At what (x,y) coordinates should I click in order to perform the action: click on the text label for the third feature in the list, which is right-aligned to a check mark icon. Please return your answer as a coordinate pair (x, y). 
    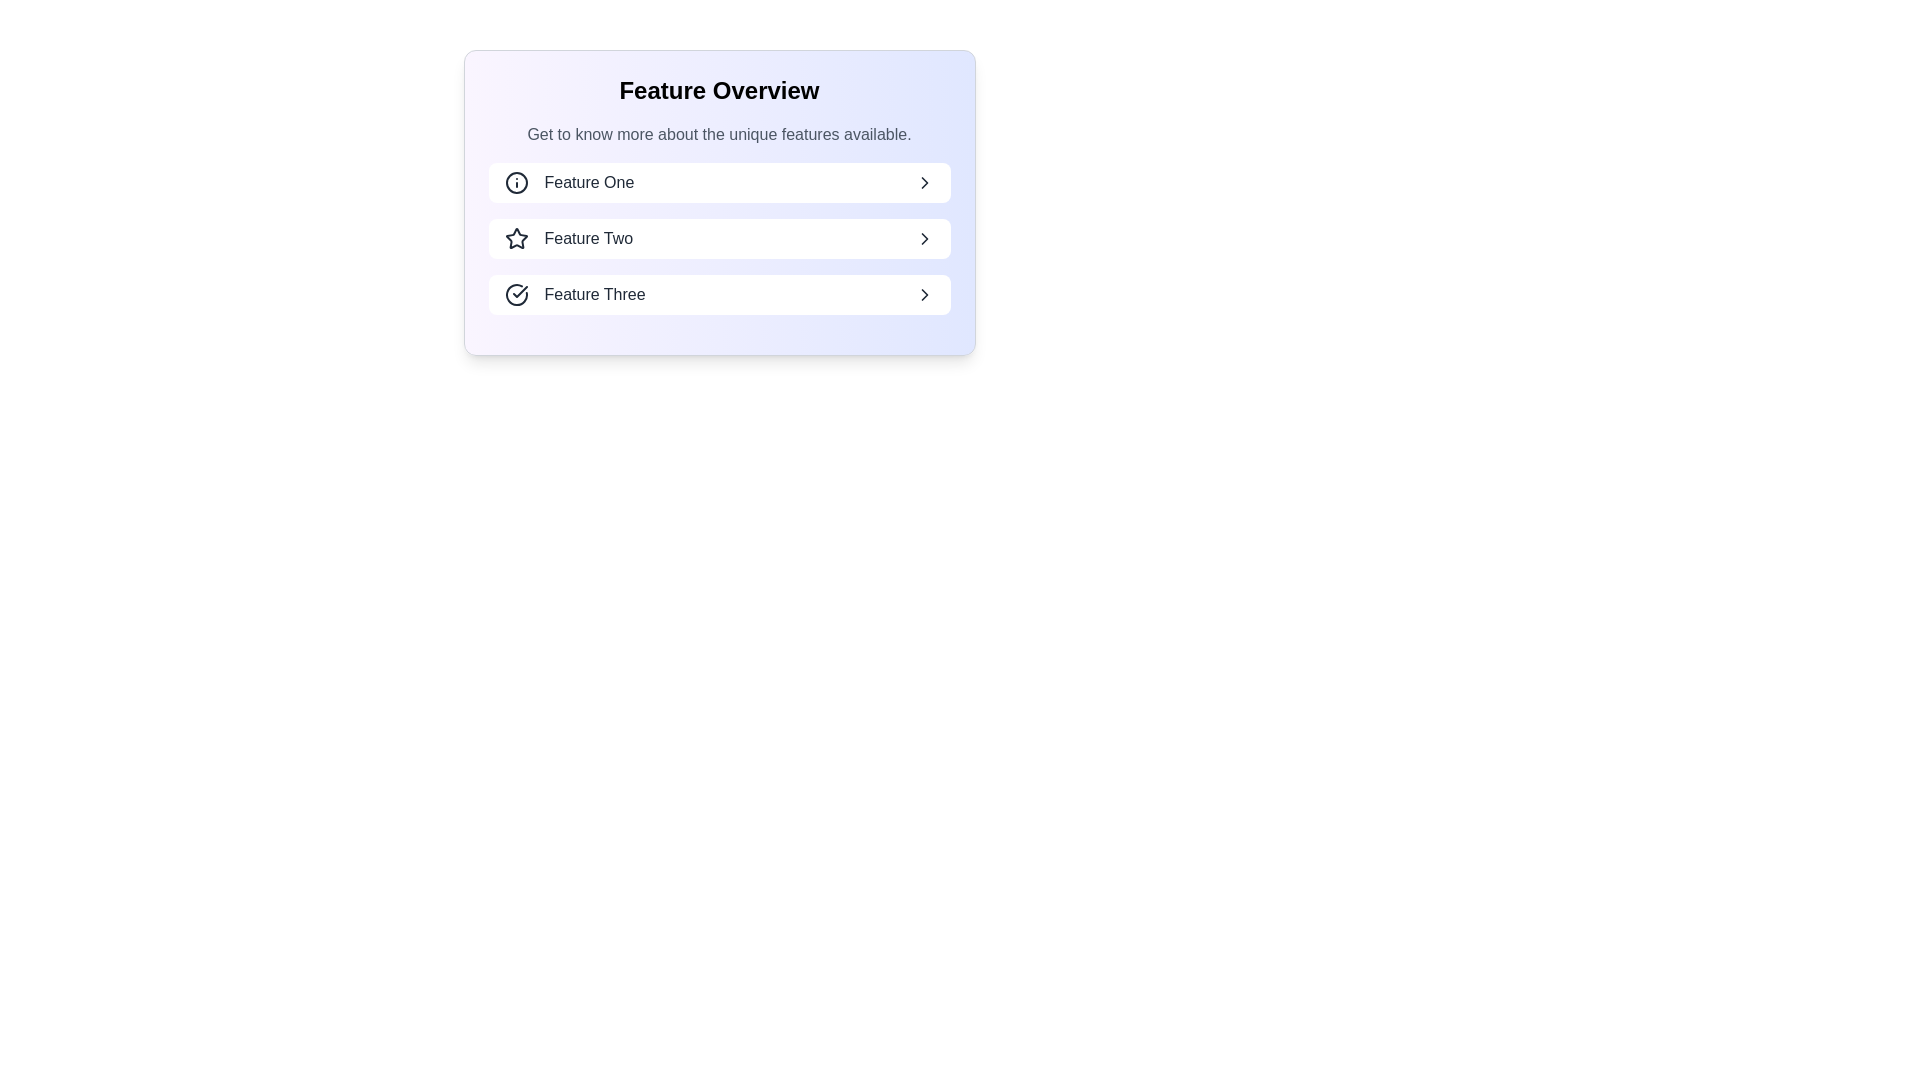
    Looking at the image, I should click on (594, 294).